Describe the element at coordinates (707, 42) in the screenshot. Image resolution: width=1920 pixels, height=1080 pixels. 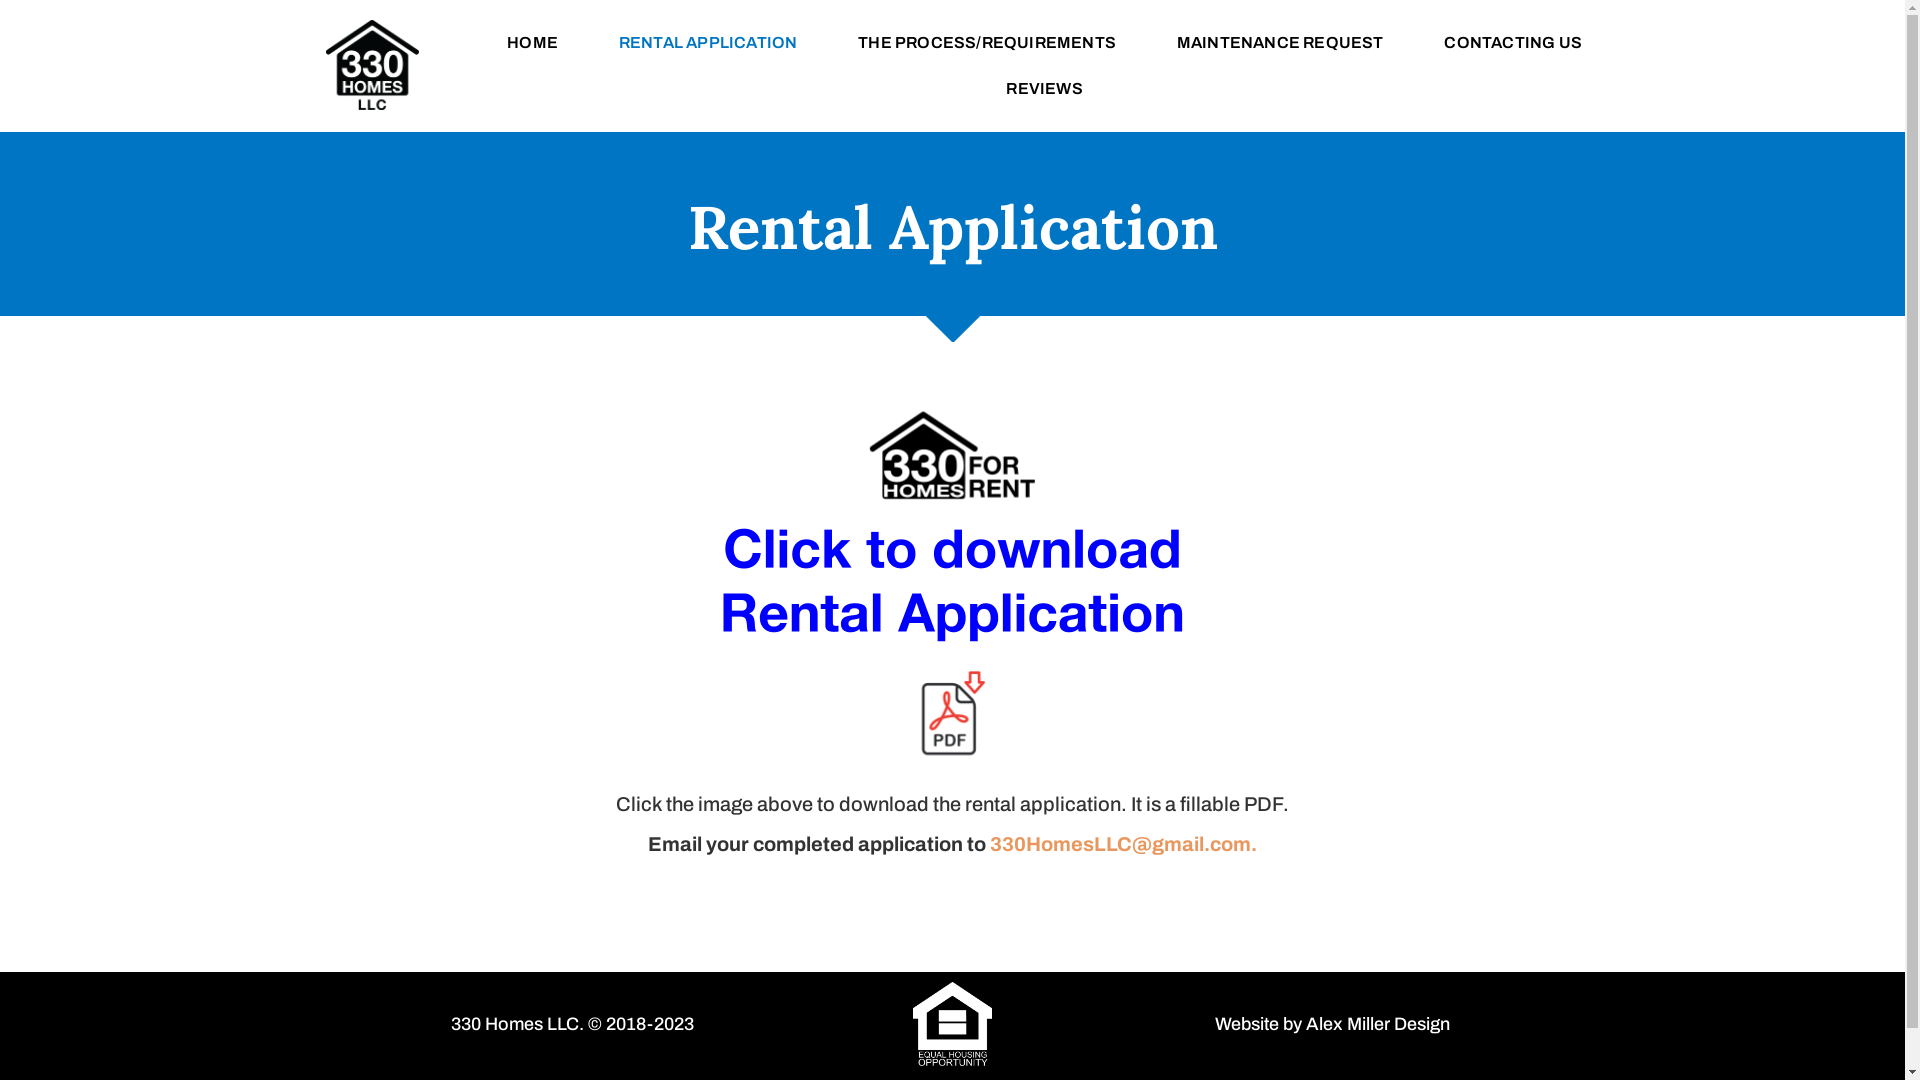
I see `'RENTAL APPLICATION'` at that location.